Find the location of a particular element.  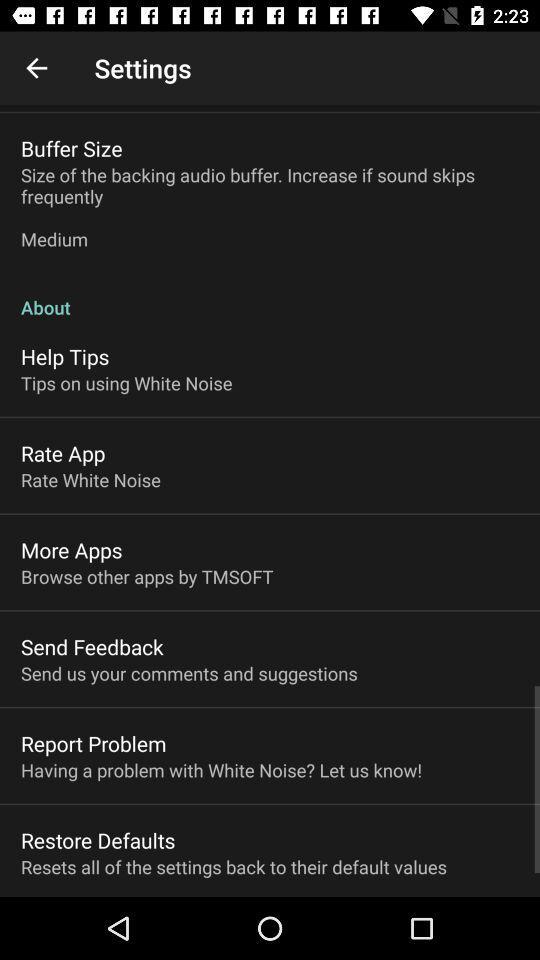

more apps is located at coordinates (70, 550).